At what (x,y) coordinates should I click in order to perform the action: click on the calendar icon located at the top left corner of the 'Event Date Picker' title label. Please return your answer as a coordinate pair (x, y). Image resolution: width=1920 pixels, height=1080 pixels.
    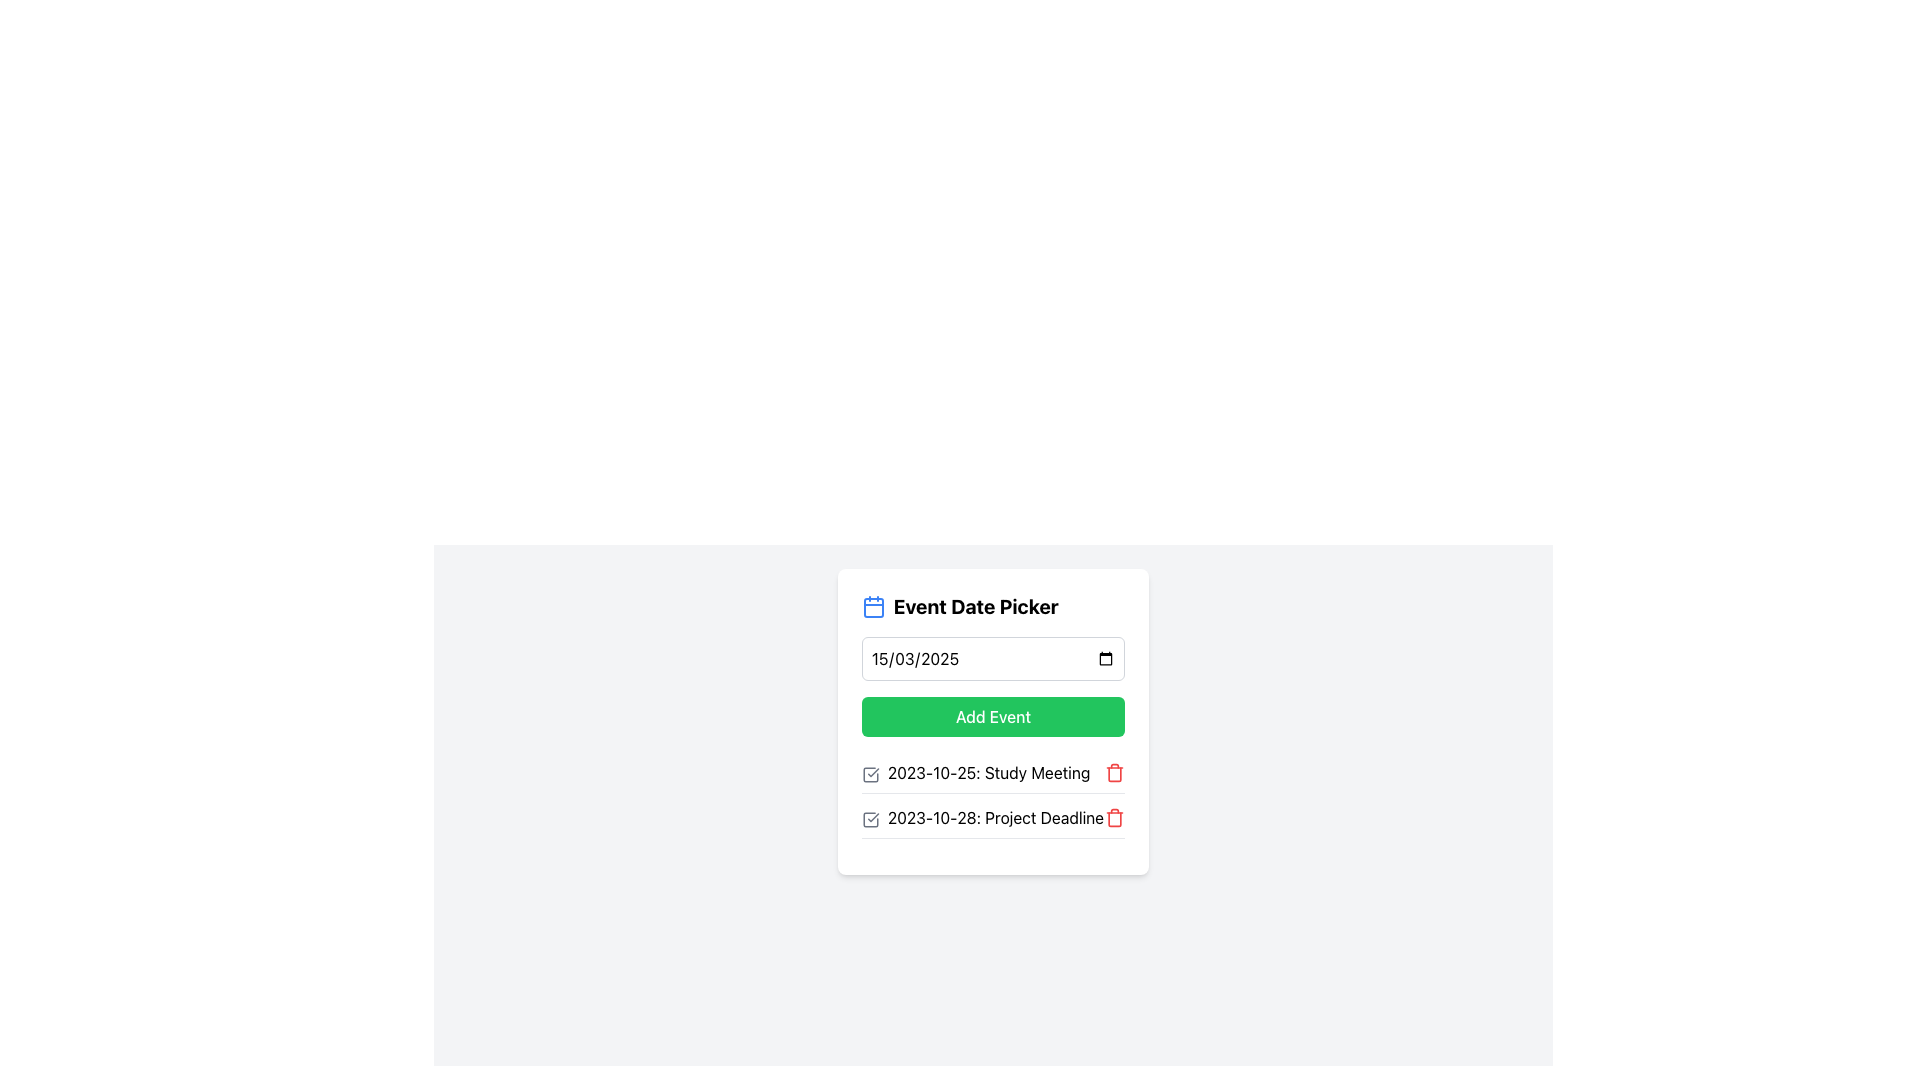
    Looking at the image, I should click on (873, 605).